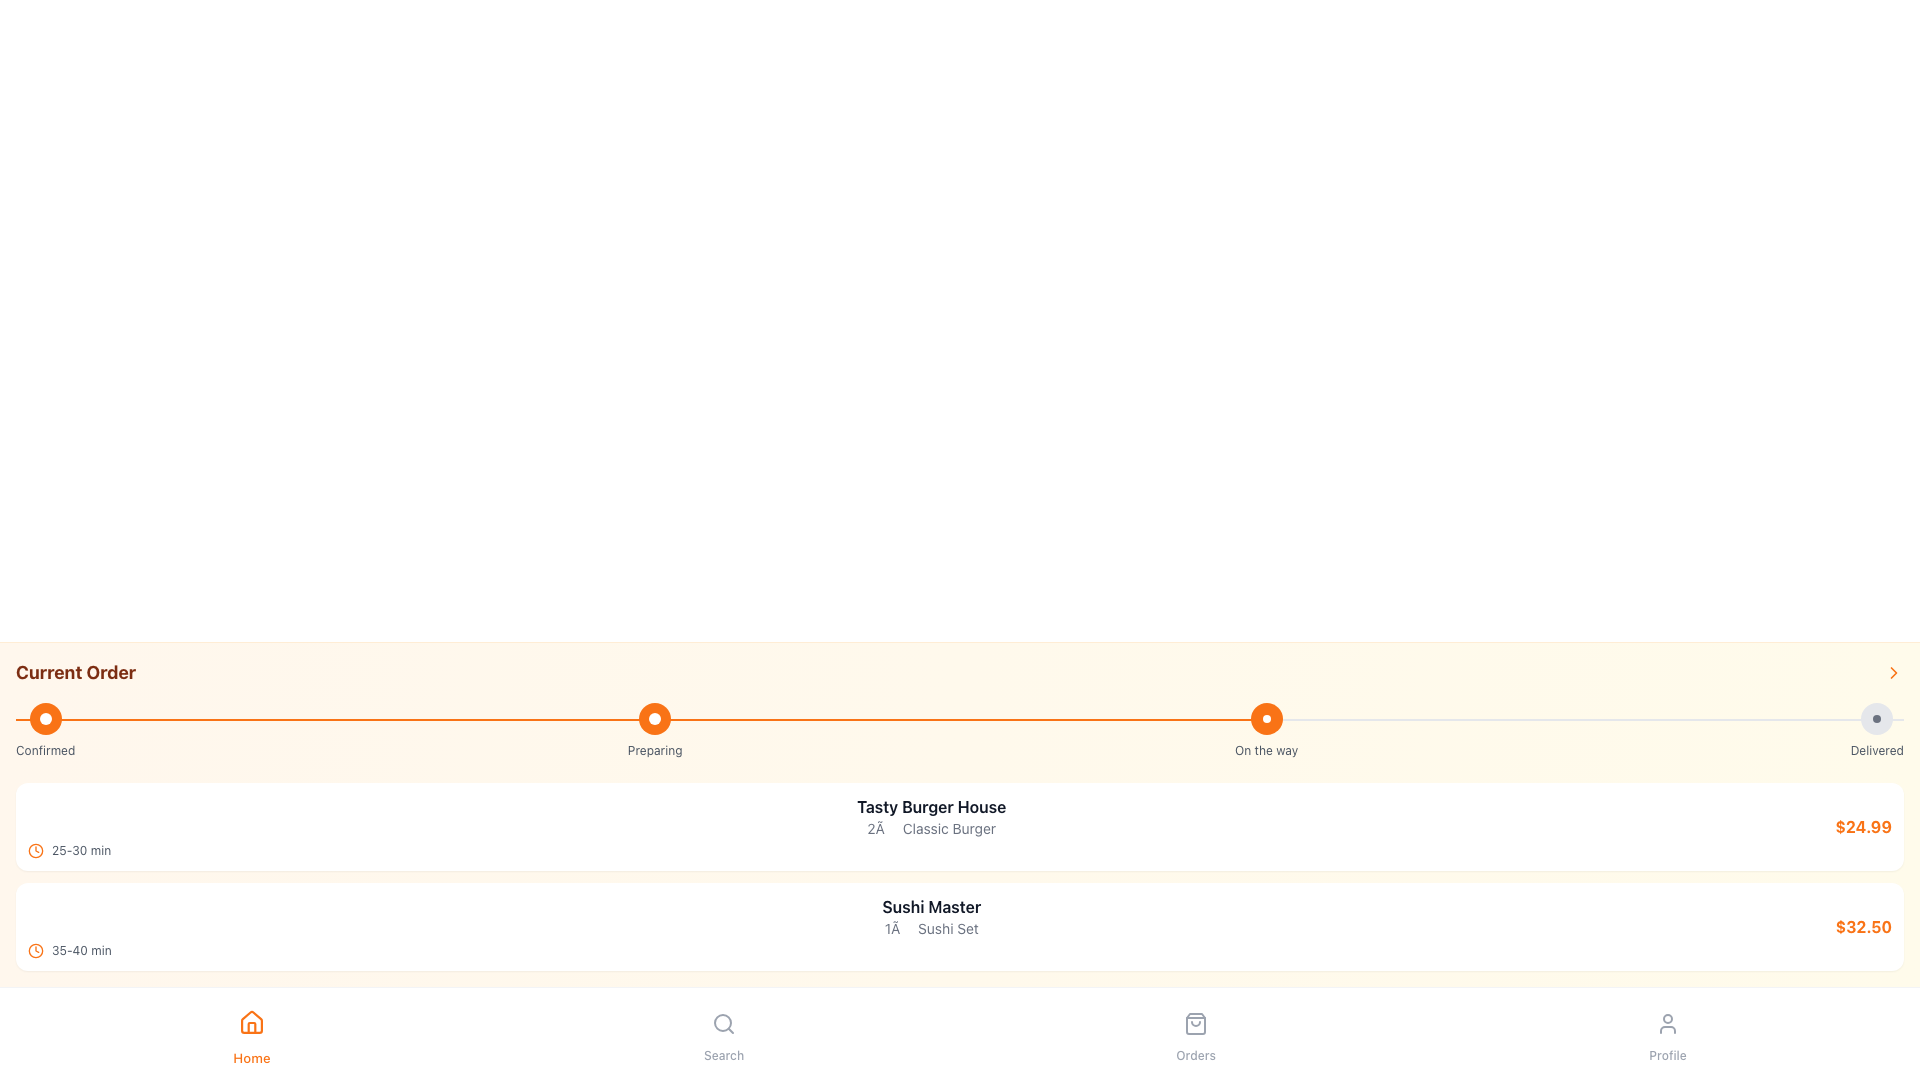  Describe the element at coordinates (1862, 826) in the screenshot. I see `the price display showing '$24.99' in bold orange text, located at the far right of the 'Tasty Burger House' card` at that location.